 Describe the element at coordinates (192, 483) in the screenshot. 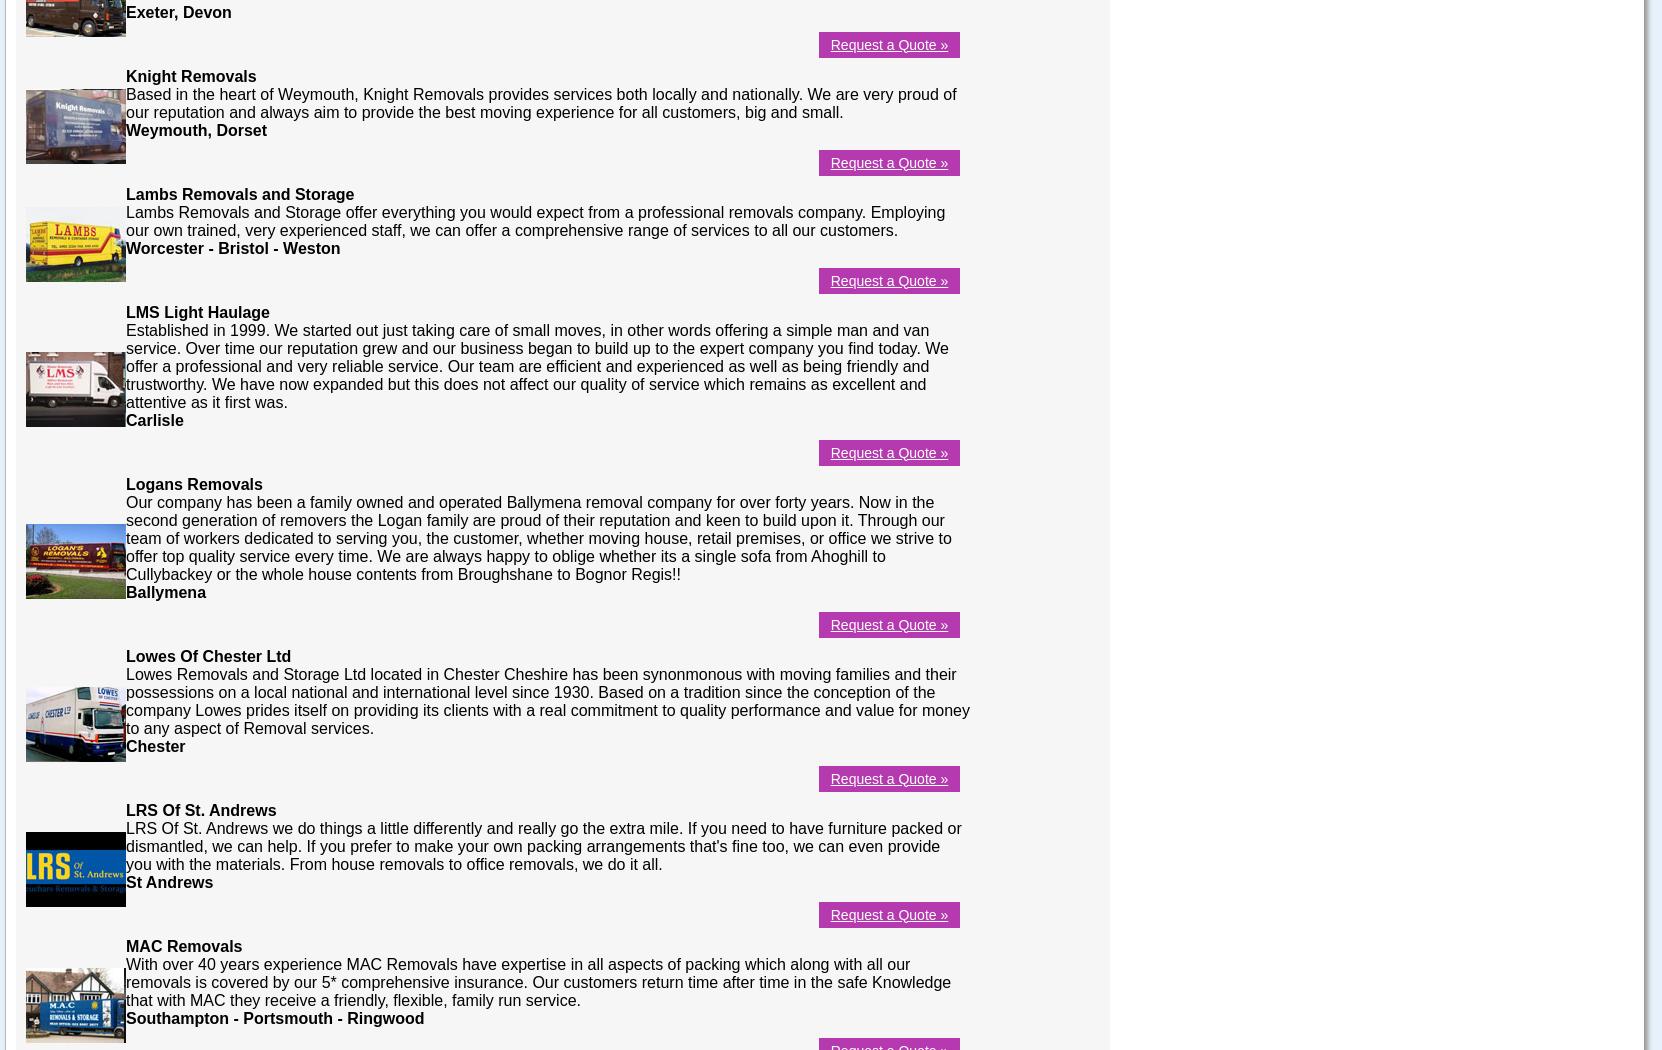

I see `'Logans Removals'` at that location.